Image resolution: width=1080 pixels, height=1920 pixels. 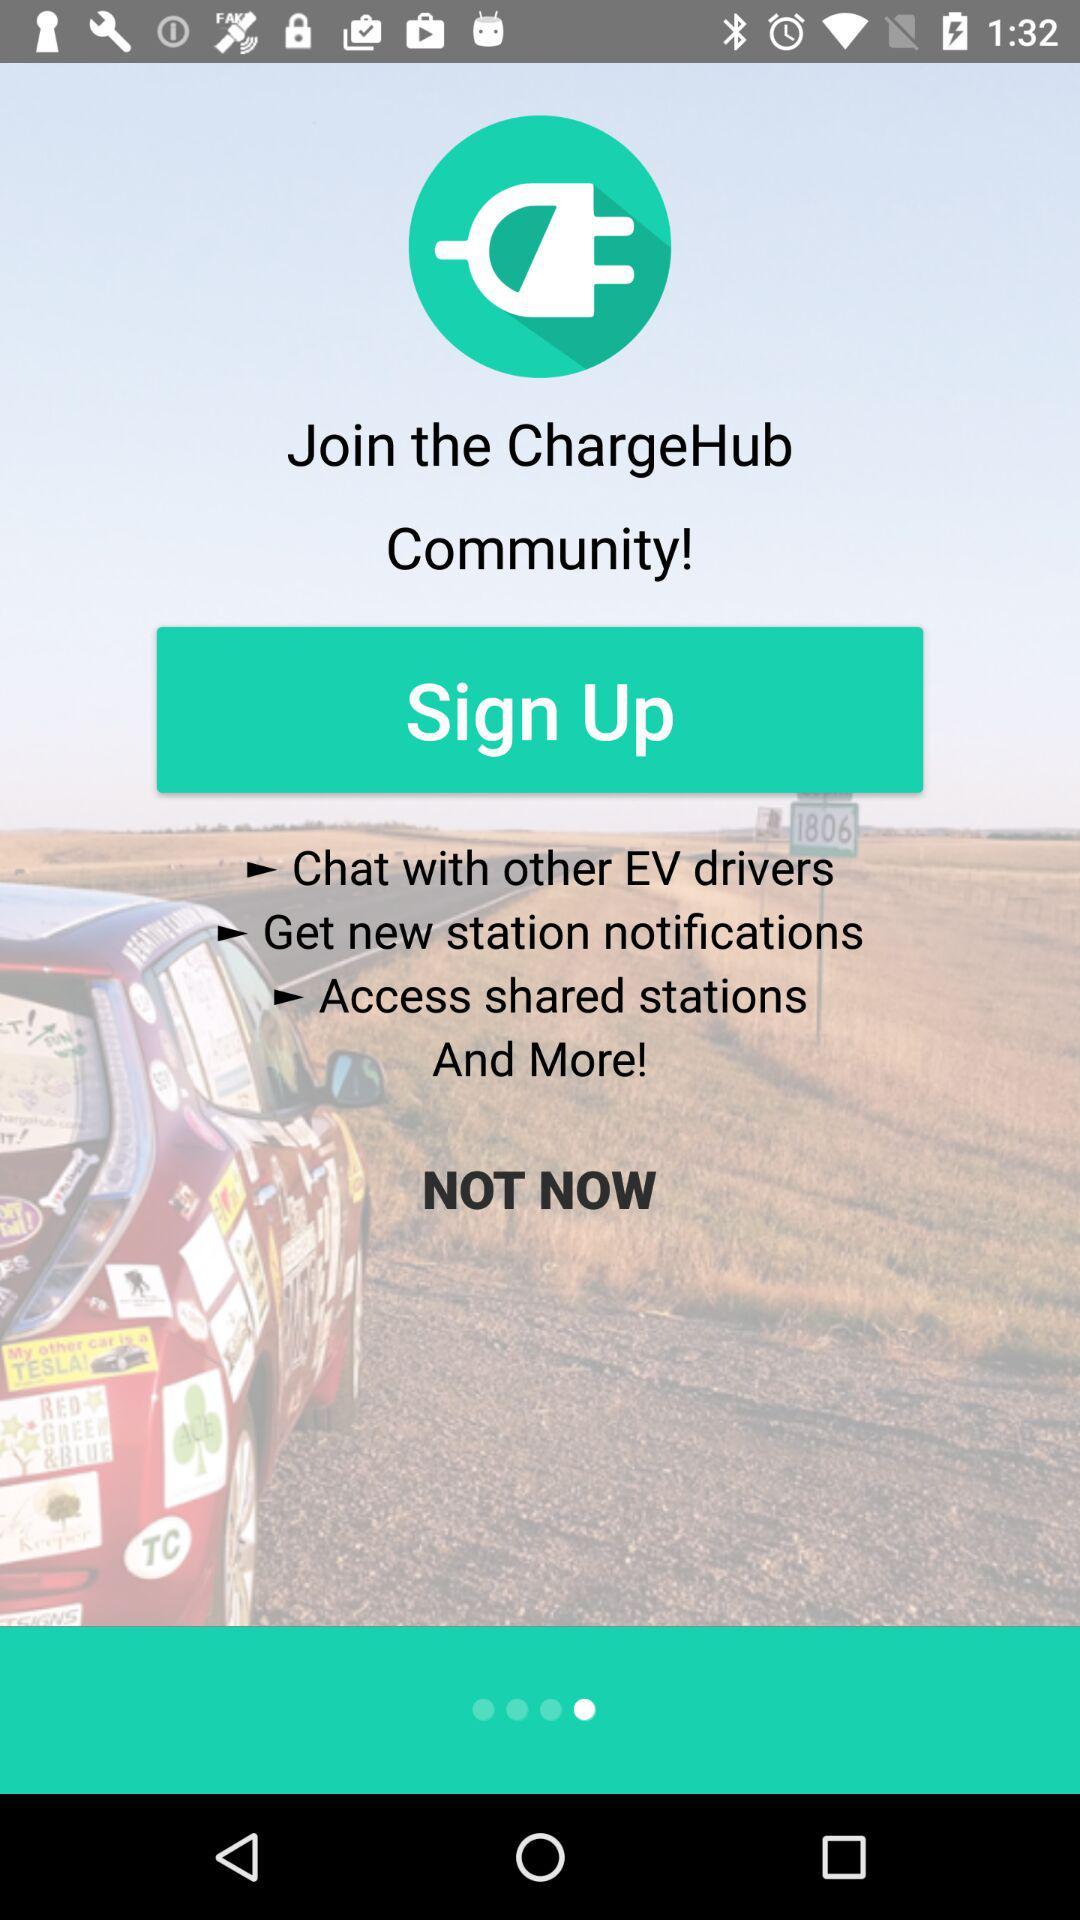 I want to click on the icon below the and more!, so click(x=538, y=1188).